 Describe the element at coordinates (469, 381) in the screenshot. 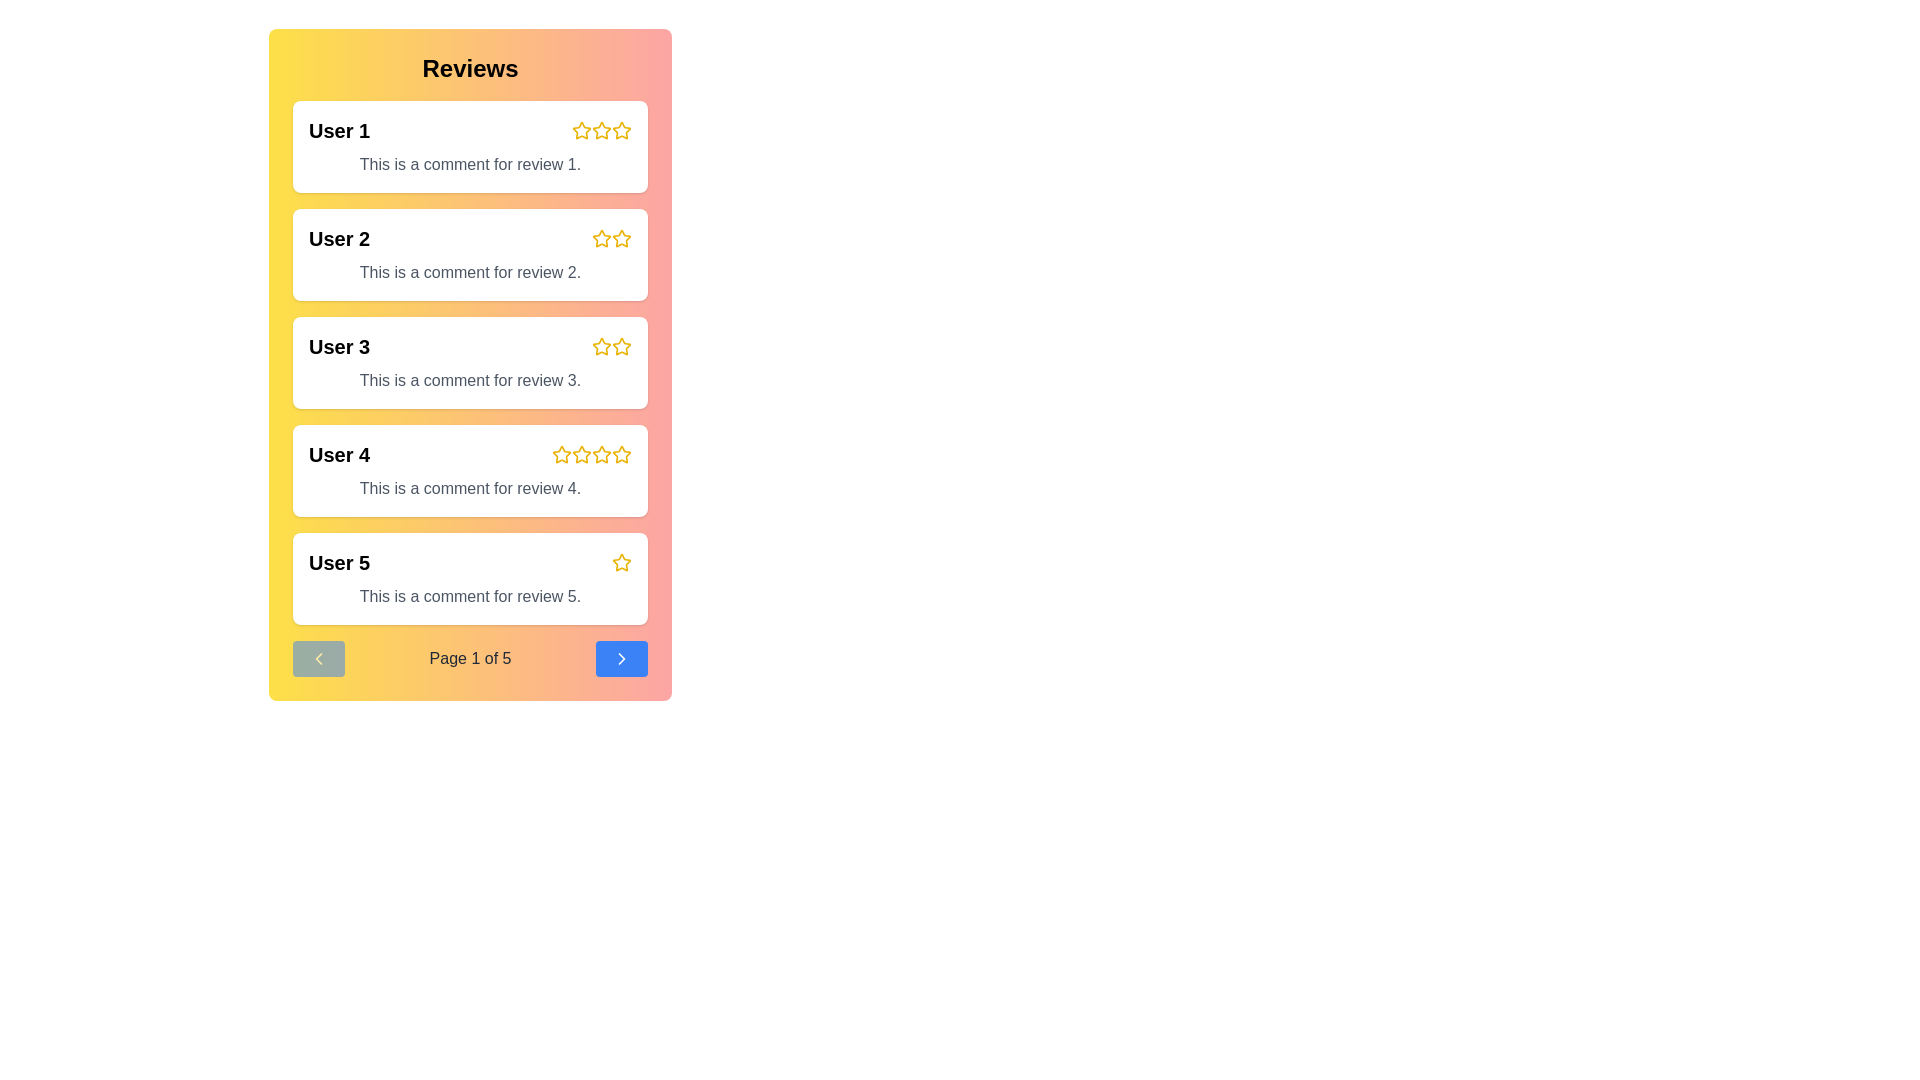

I see `text content displaying the comment or feedback associated with the 'User 3' review, located within the third review card below the user name and star rating icons` at that location.